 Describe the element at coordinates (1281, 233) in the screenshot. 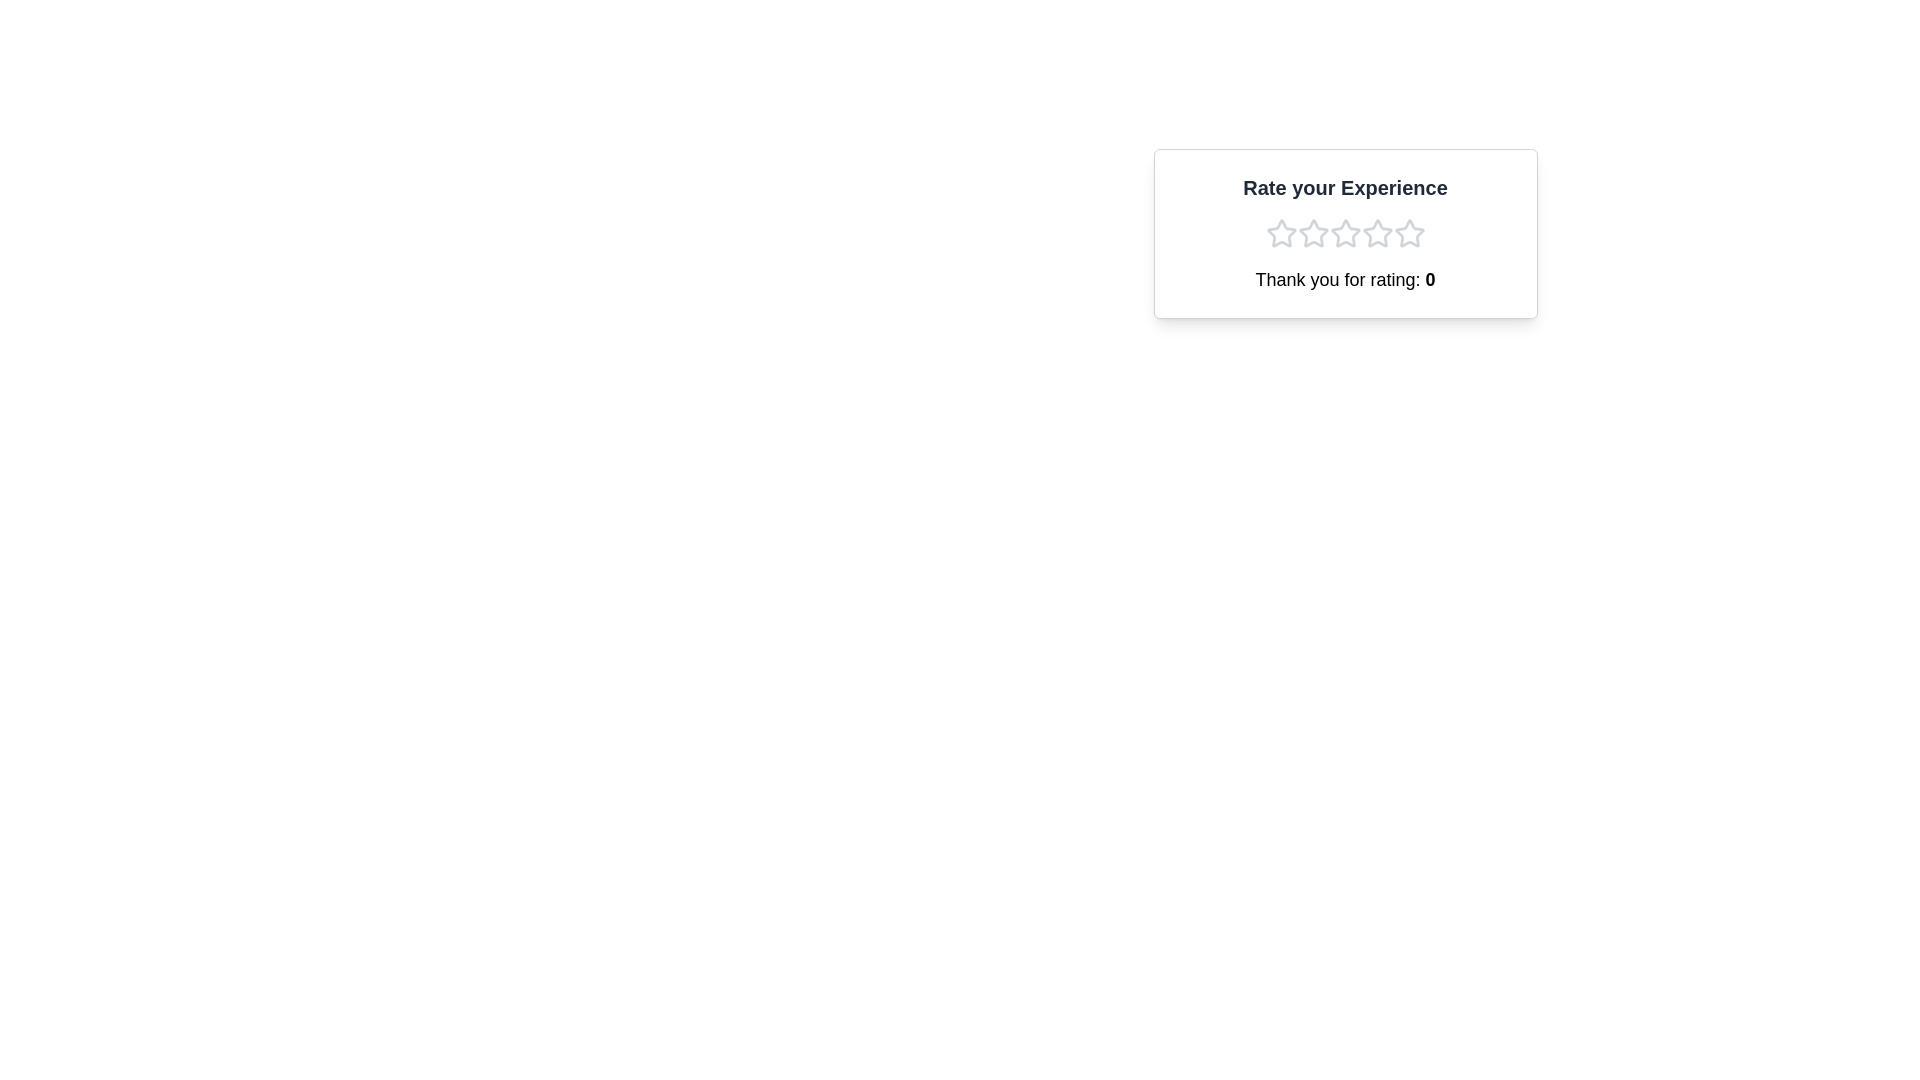

I see `the first star icon in the rating system to indicate a 'one-star' rating beneath the text 'Rate your Experience'` at that location.